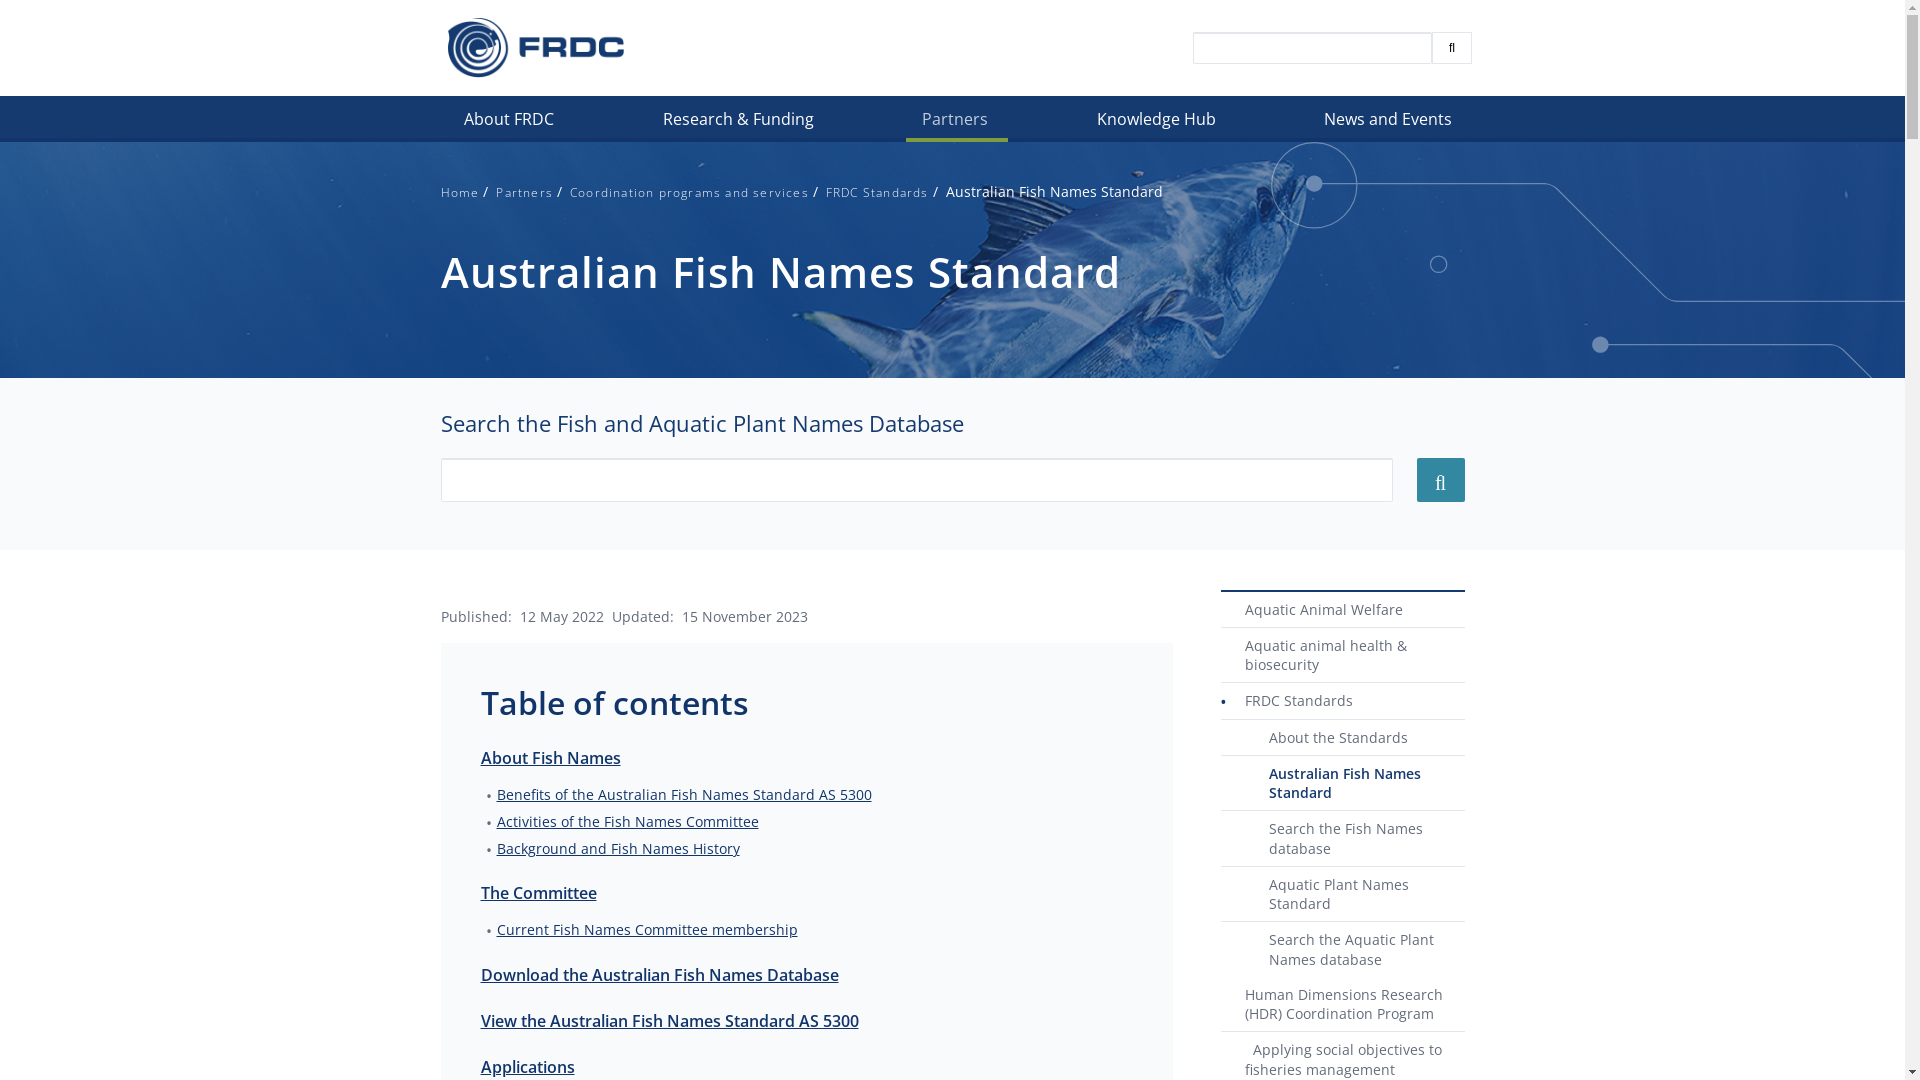 The height and width of the screenshot is (1080, 1920). I want to click on 'Aquatic animal health & biosecurity', so click(1342, 655).